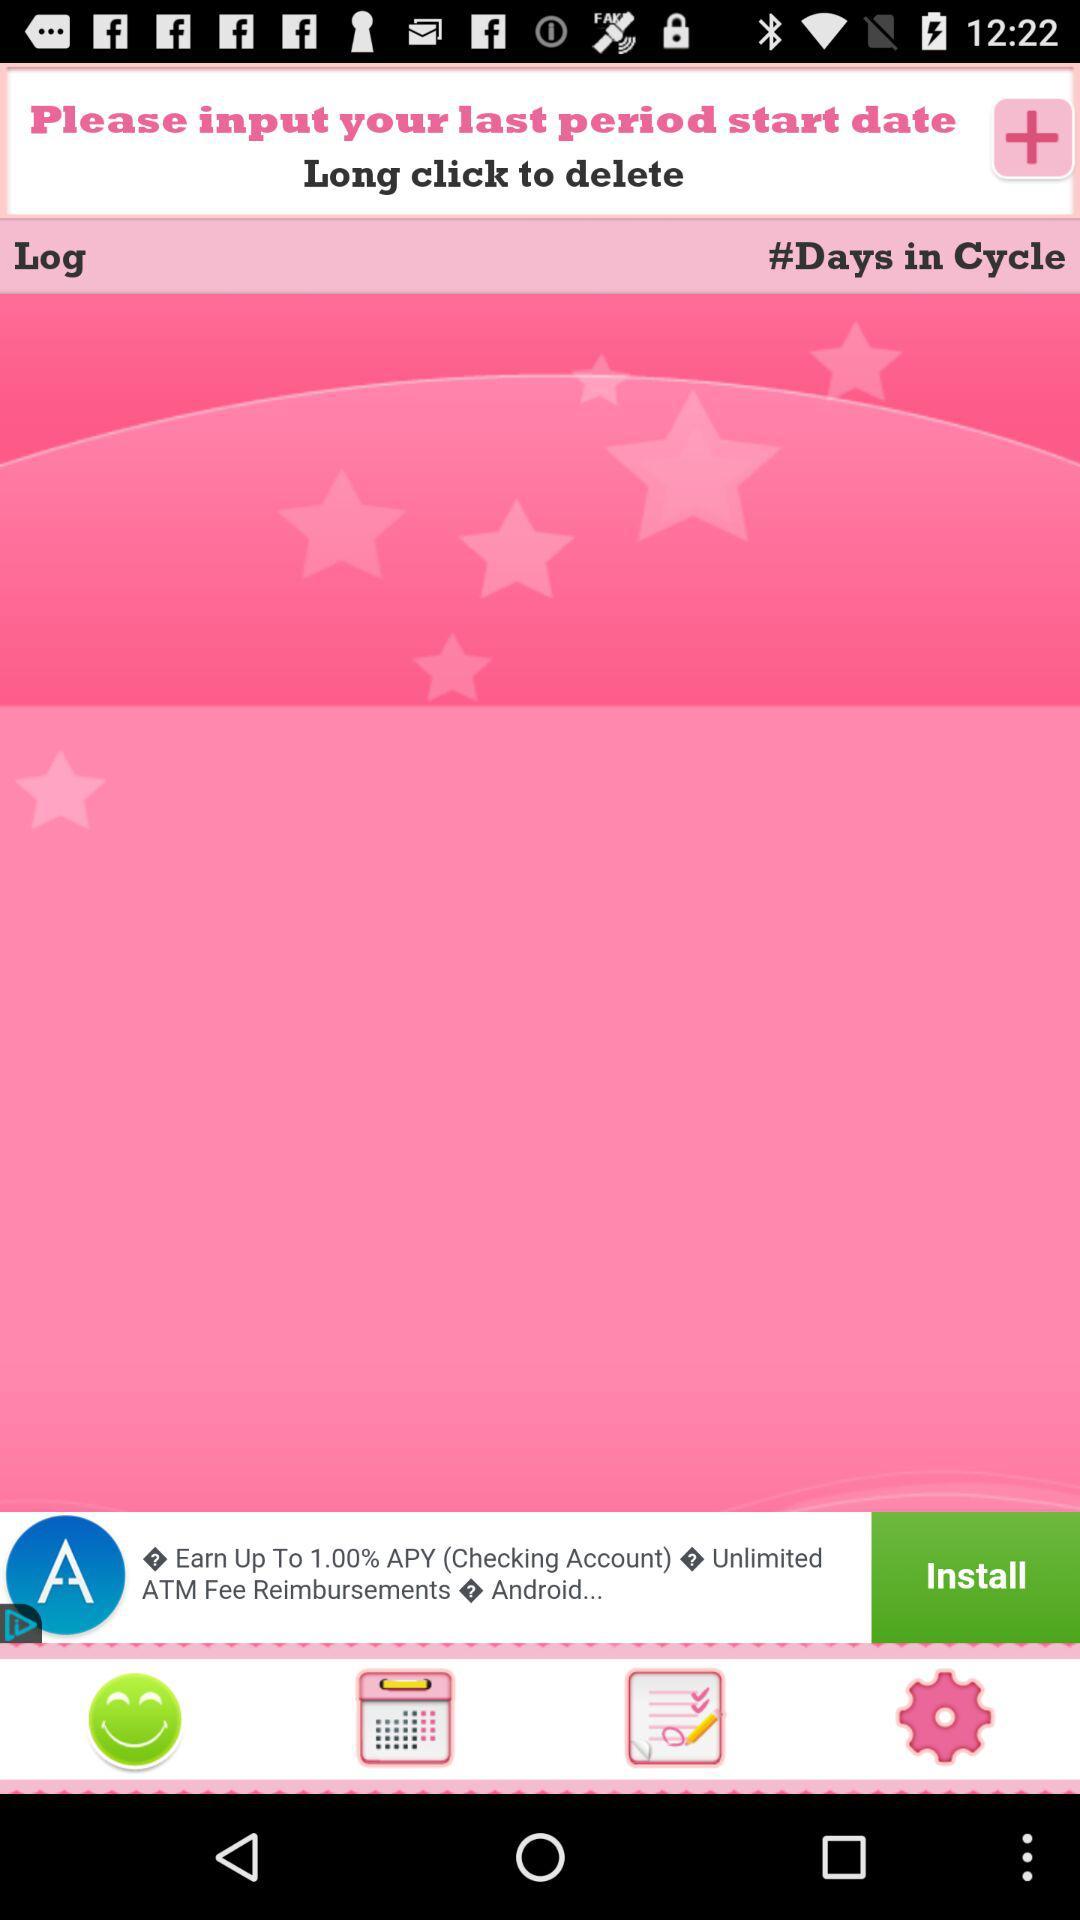 This screenshot has width=1080, height=1920. What do you see at coordinates (405, 1717) in the screenshot?
I see `see calendar` at bounding box center [405, 1717].